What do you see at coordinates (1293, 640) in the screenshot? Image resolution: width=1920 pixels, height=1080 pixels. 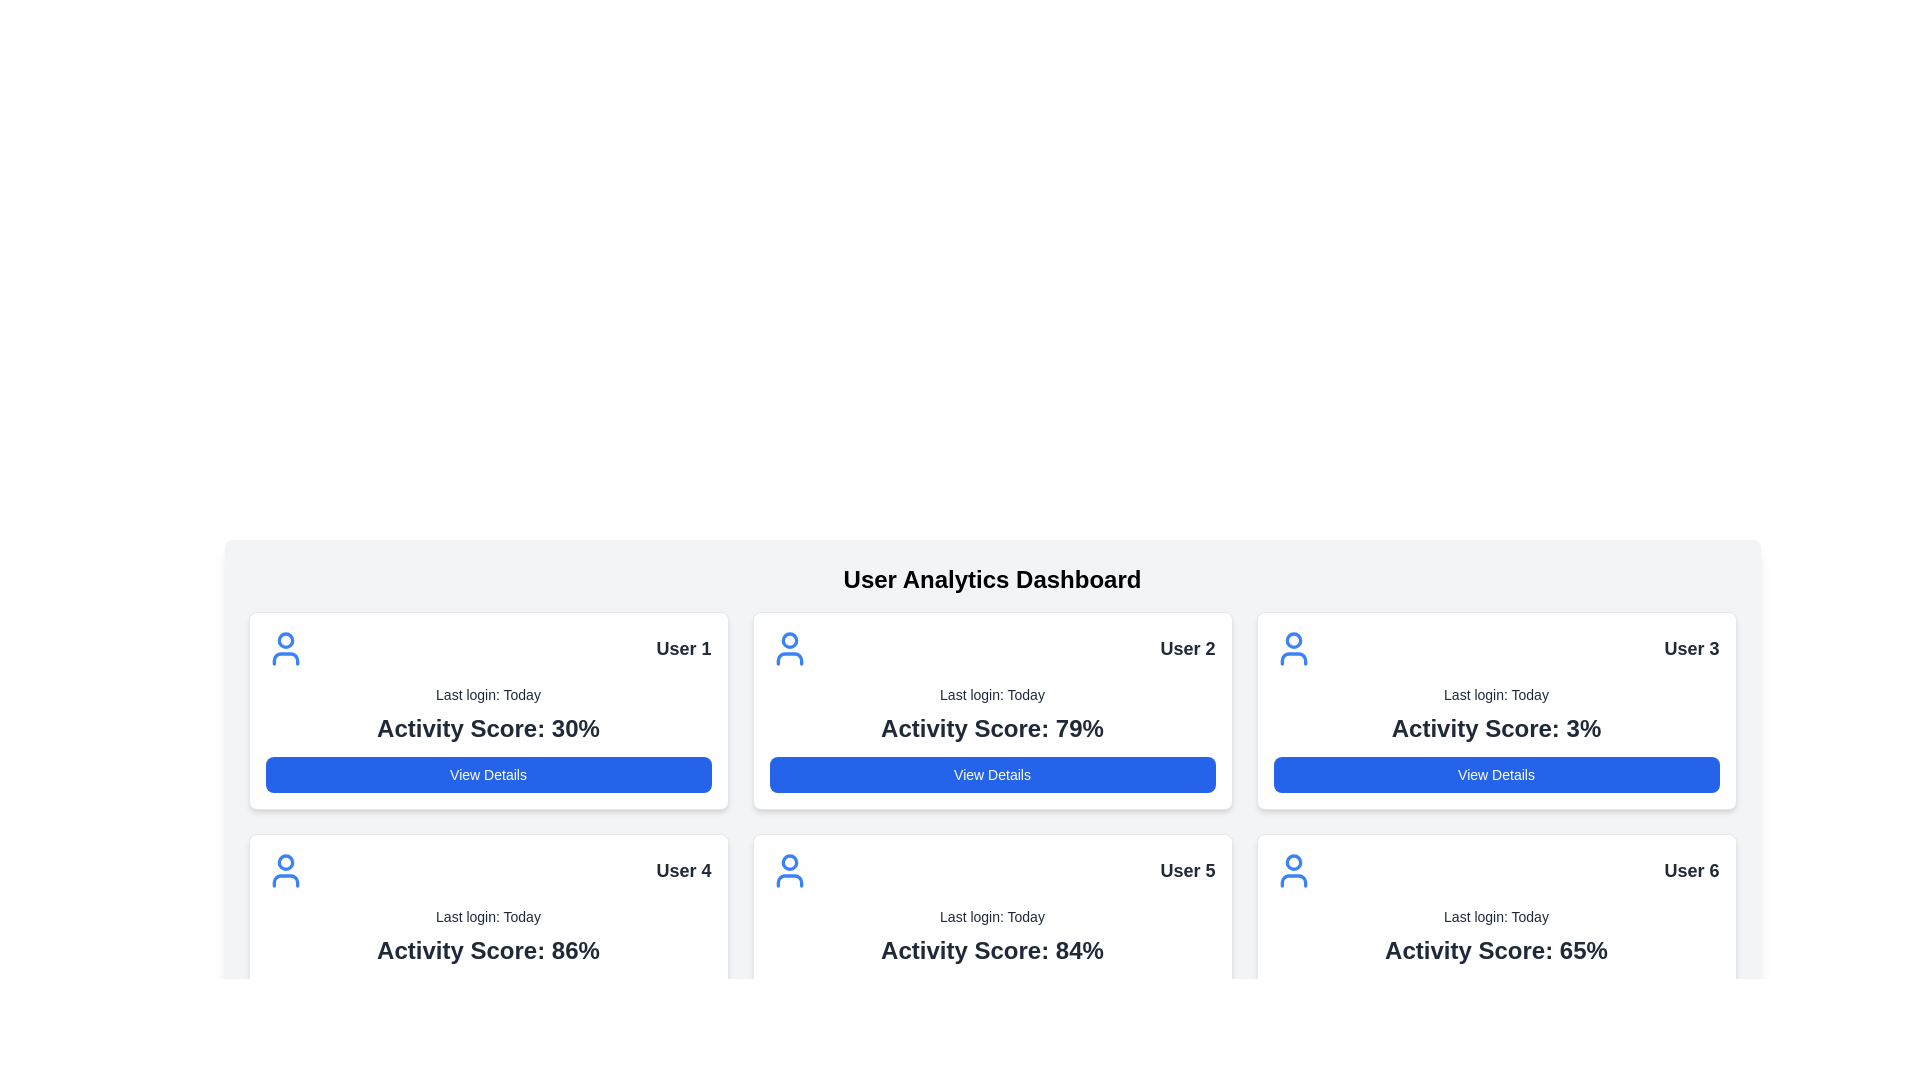 I see `the small blue outlined circle representing the user avatar of 'User 3' located at the top-center of the card in the third column of the grid layout` at bounding box center [1293, 640].